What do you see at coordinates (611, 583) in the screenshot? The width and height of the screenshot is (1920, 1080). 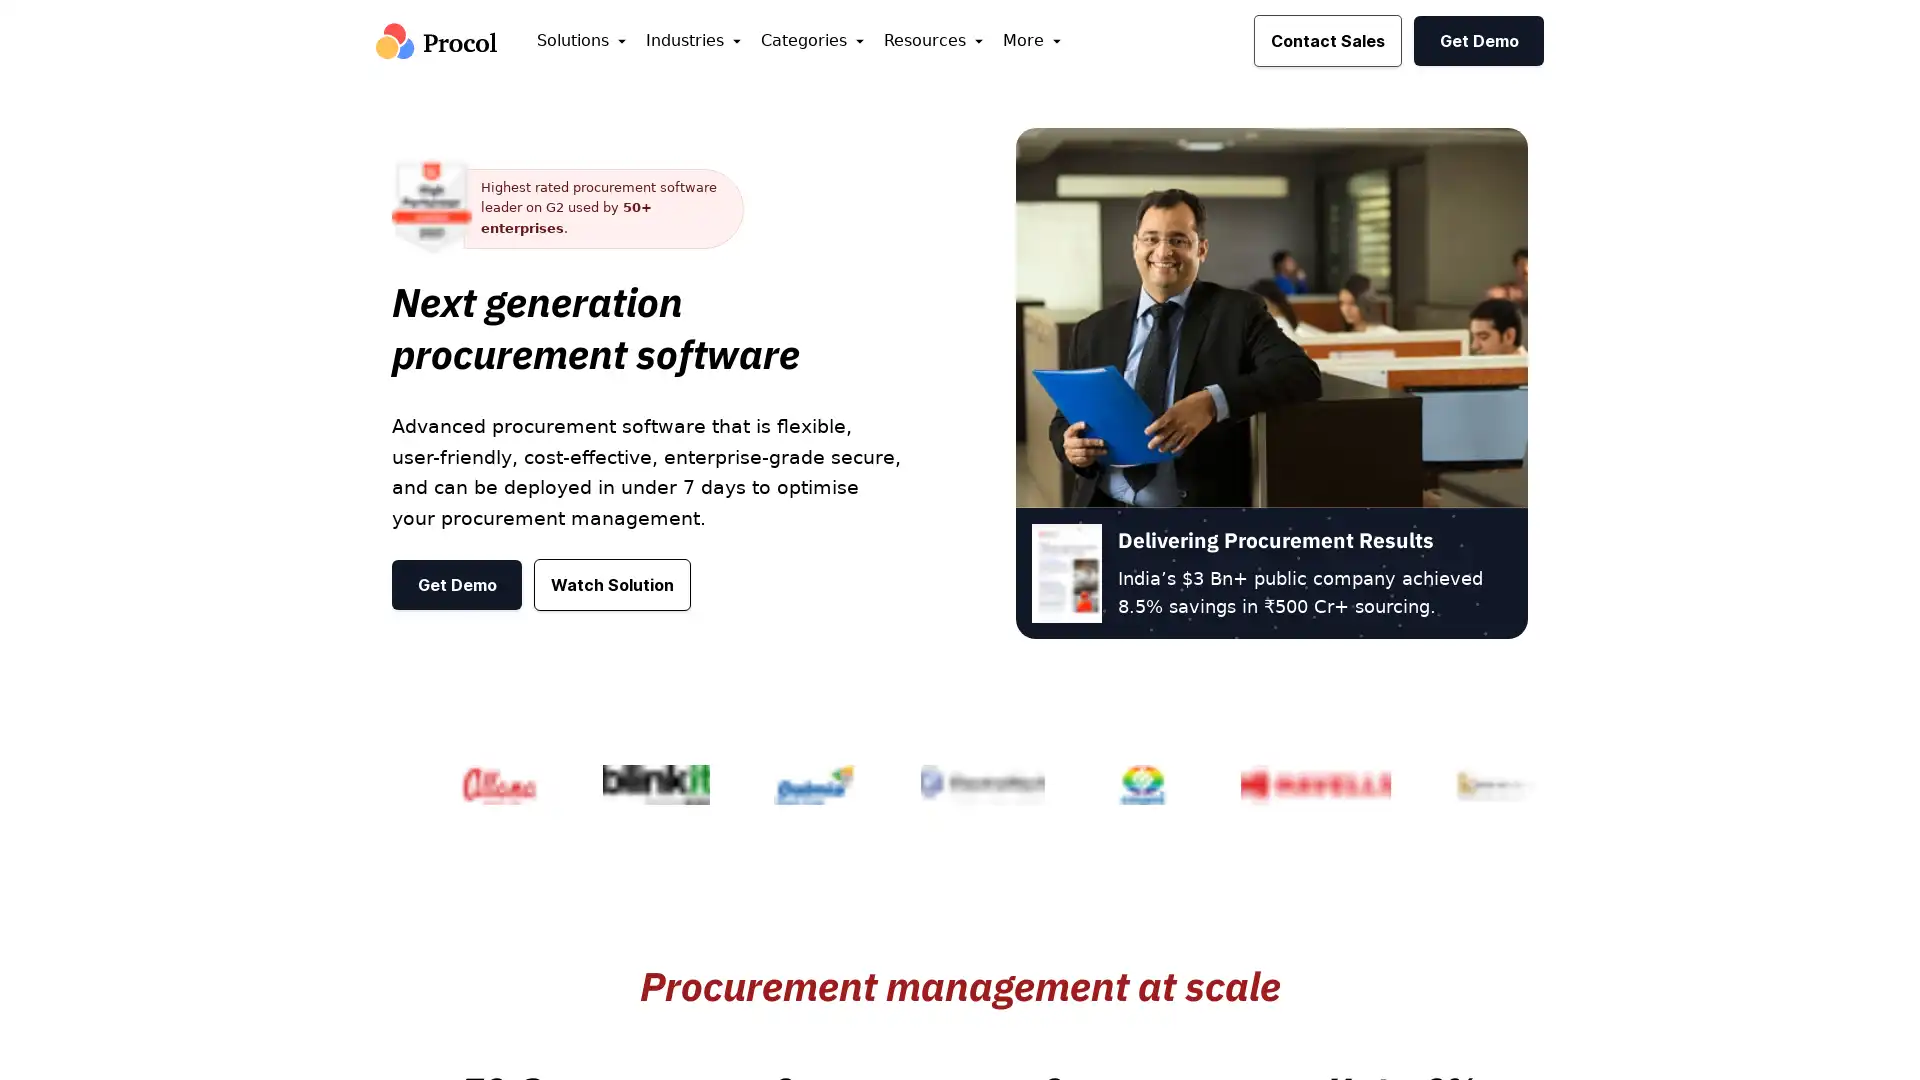 I see `Watch Solution` at bounding box center [611, 583].